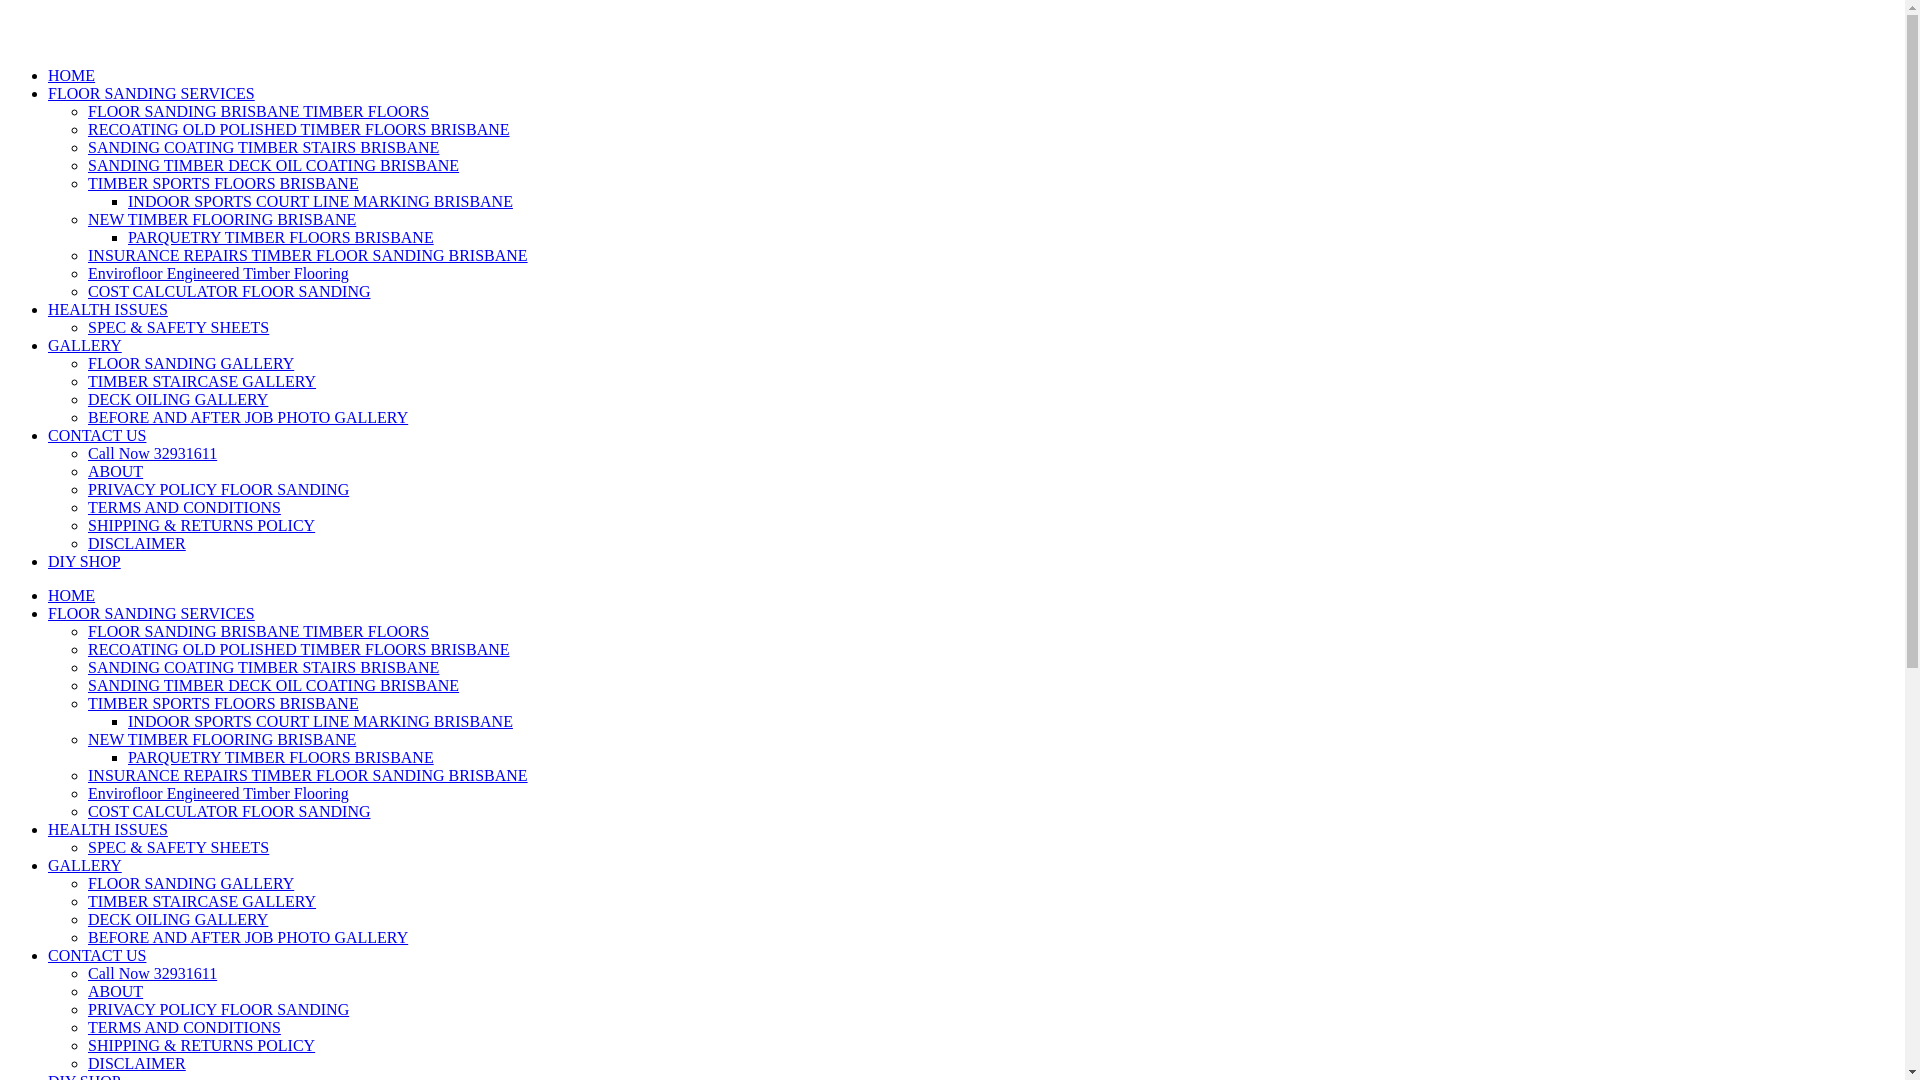 This screenshot has width=1920, height=1080. I want to click on 'HEALTH ISSUES', so click(106, 309).